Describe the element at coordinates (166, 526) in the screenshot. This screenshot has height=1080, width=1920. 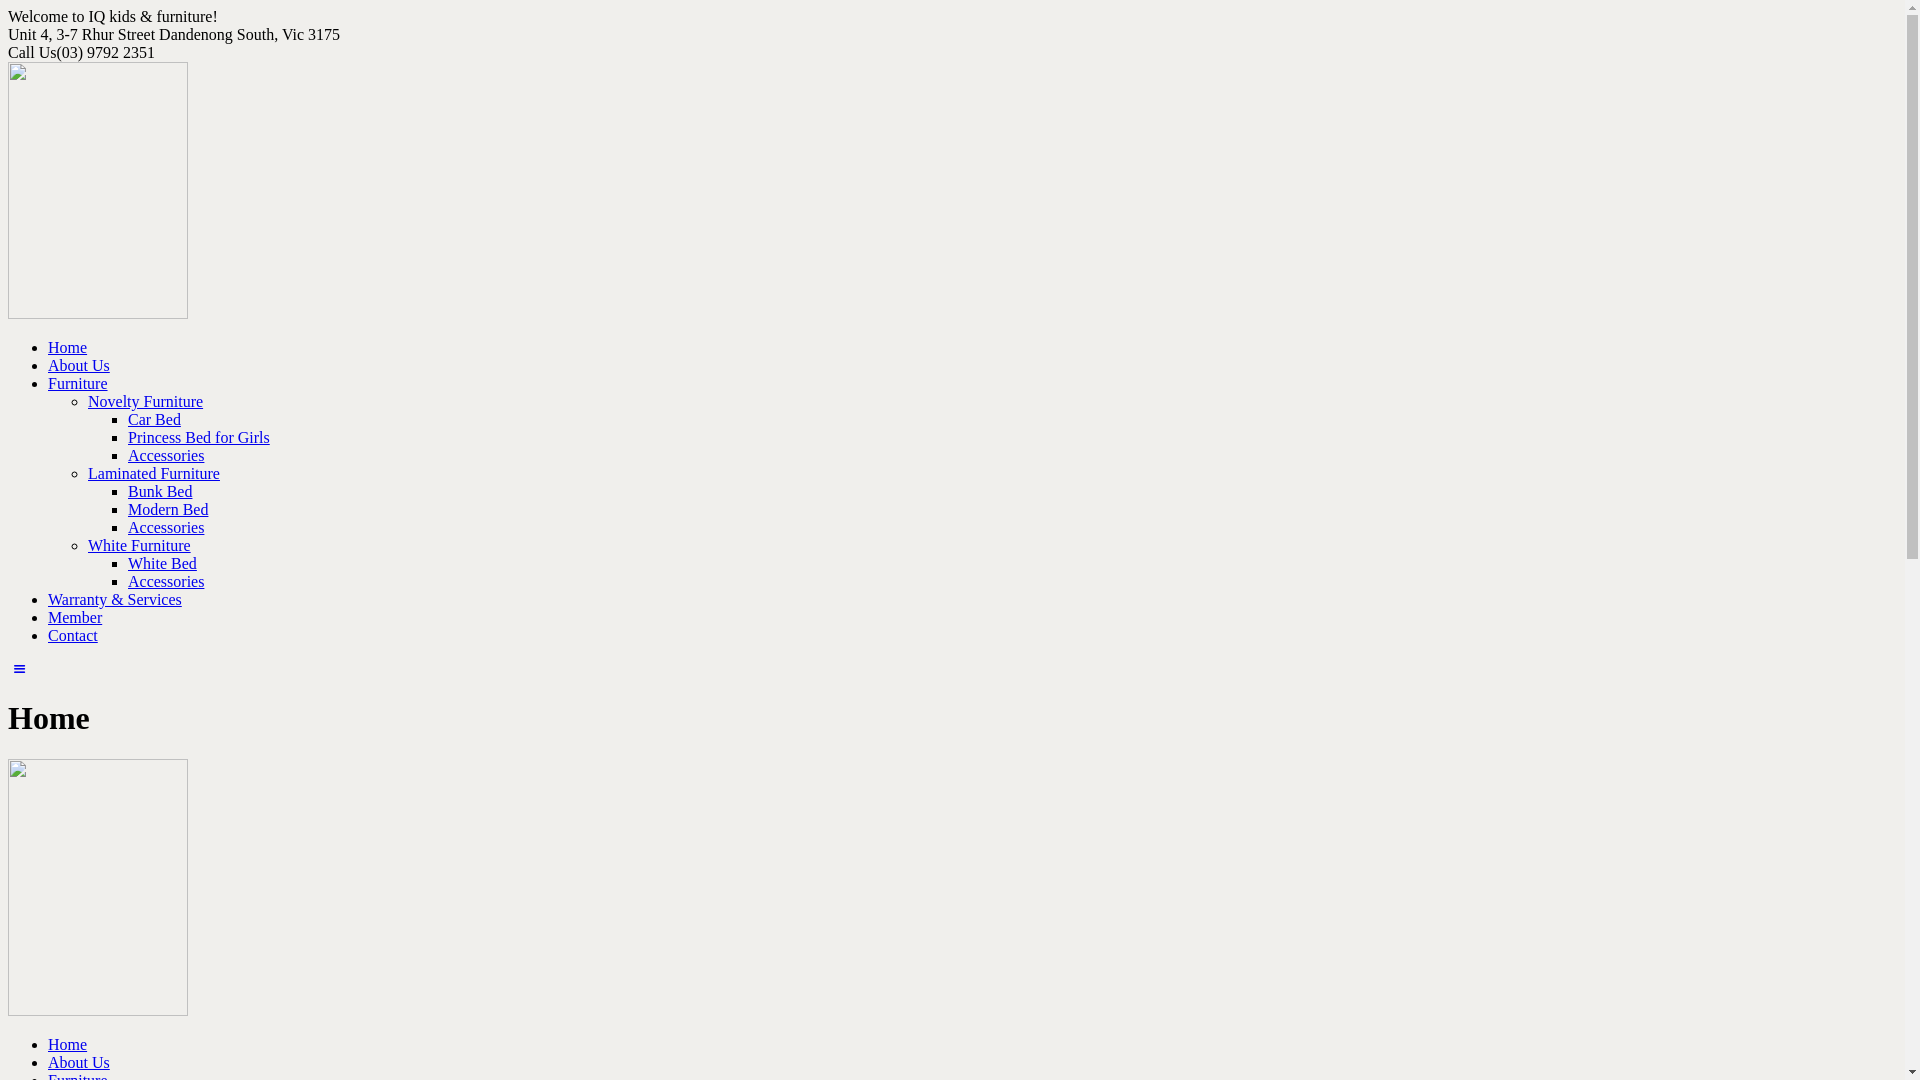
I see `'Accessories'` at that location.